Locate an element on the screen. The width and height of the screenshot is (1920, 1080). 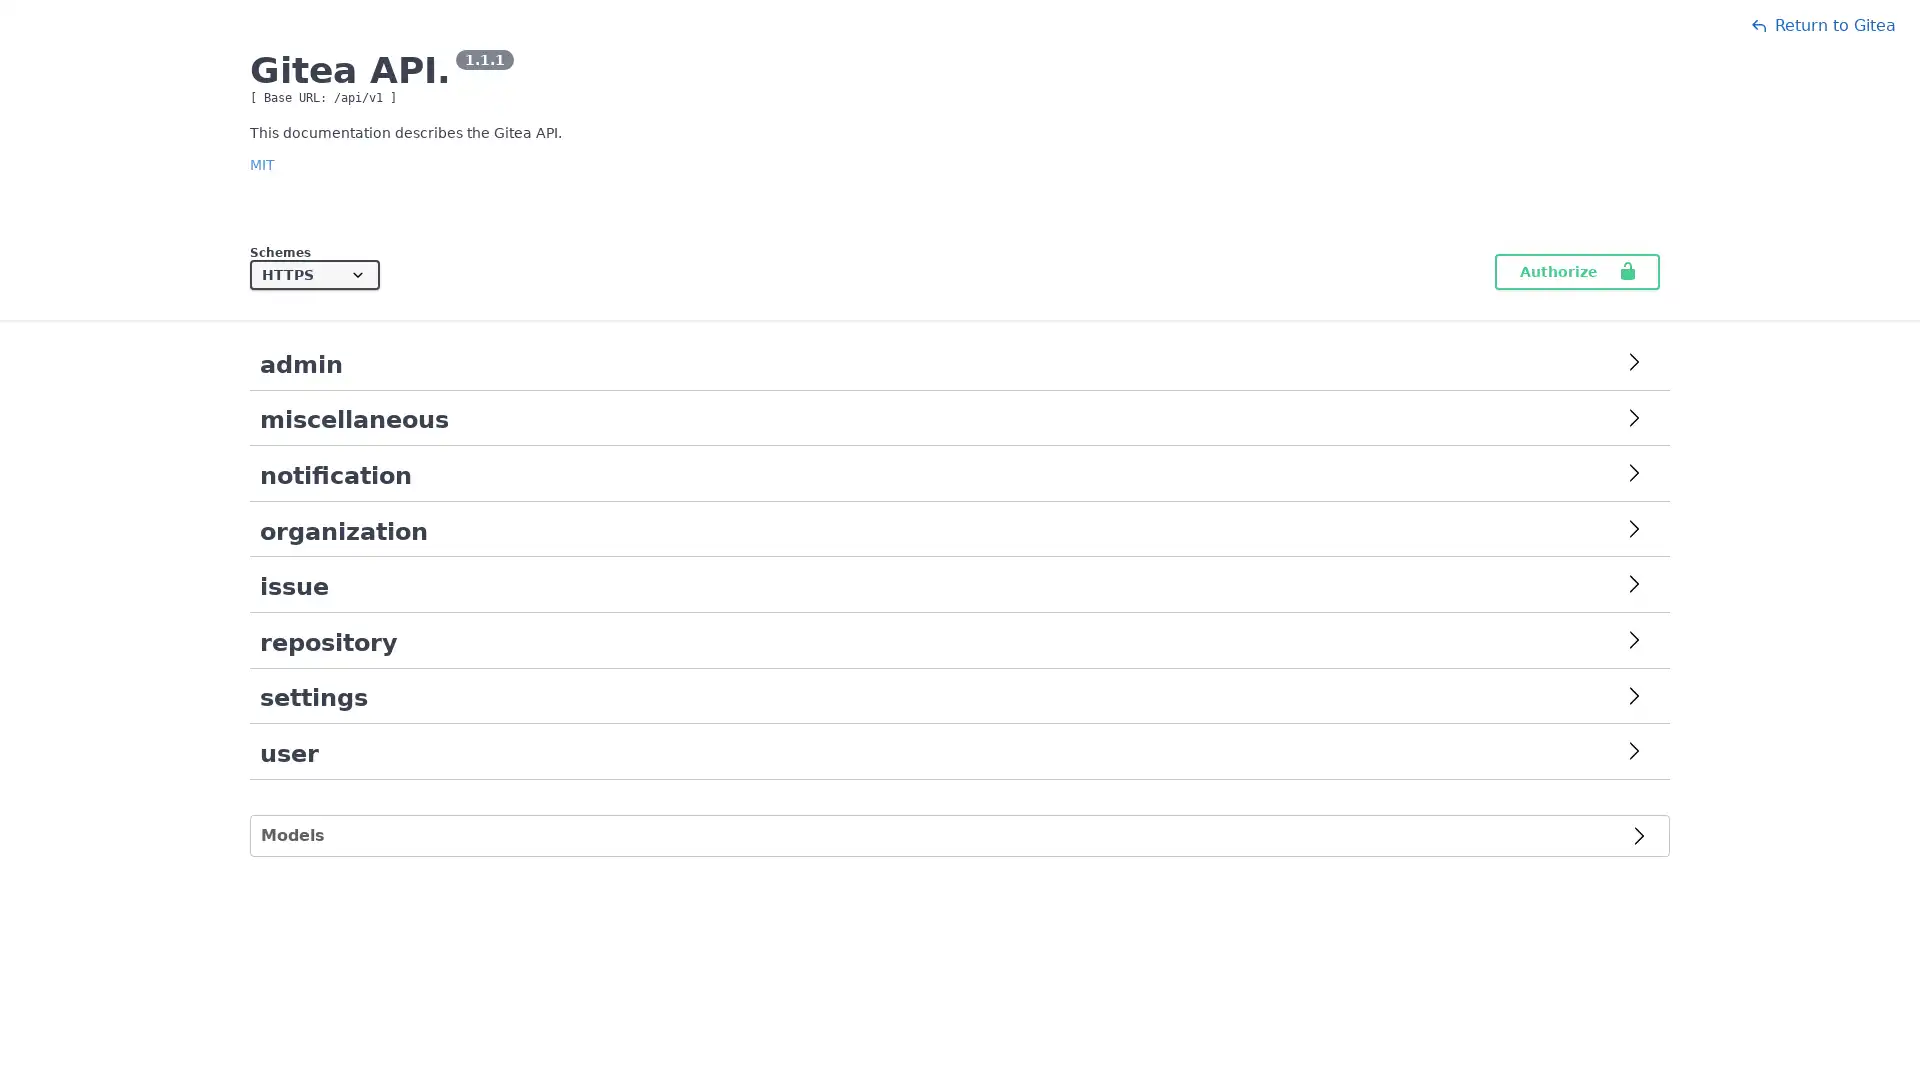
Expand operation is located at coordinates (1633, 364).